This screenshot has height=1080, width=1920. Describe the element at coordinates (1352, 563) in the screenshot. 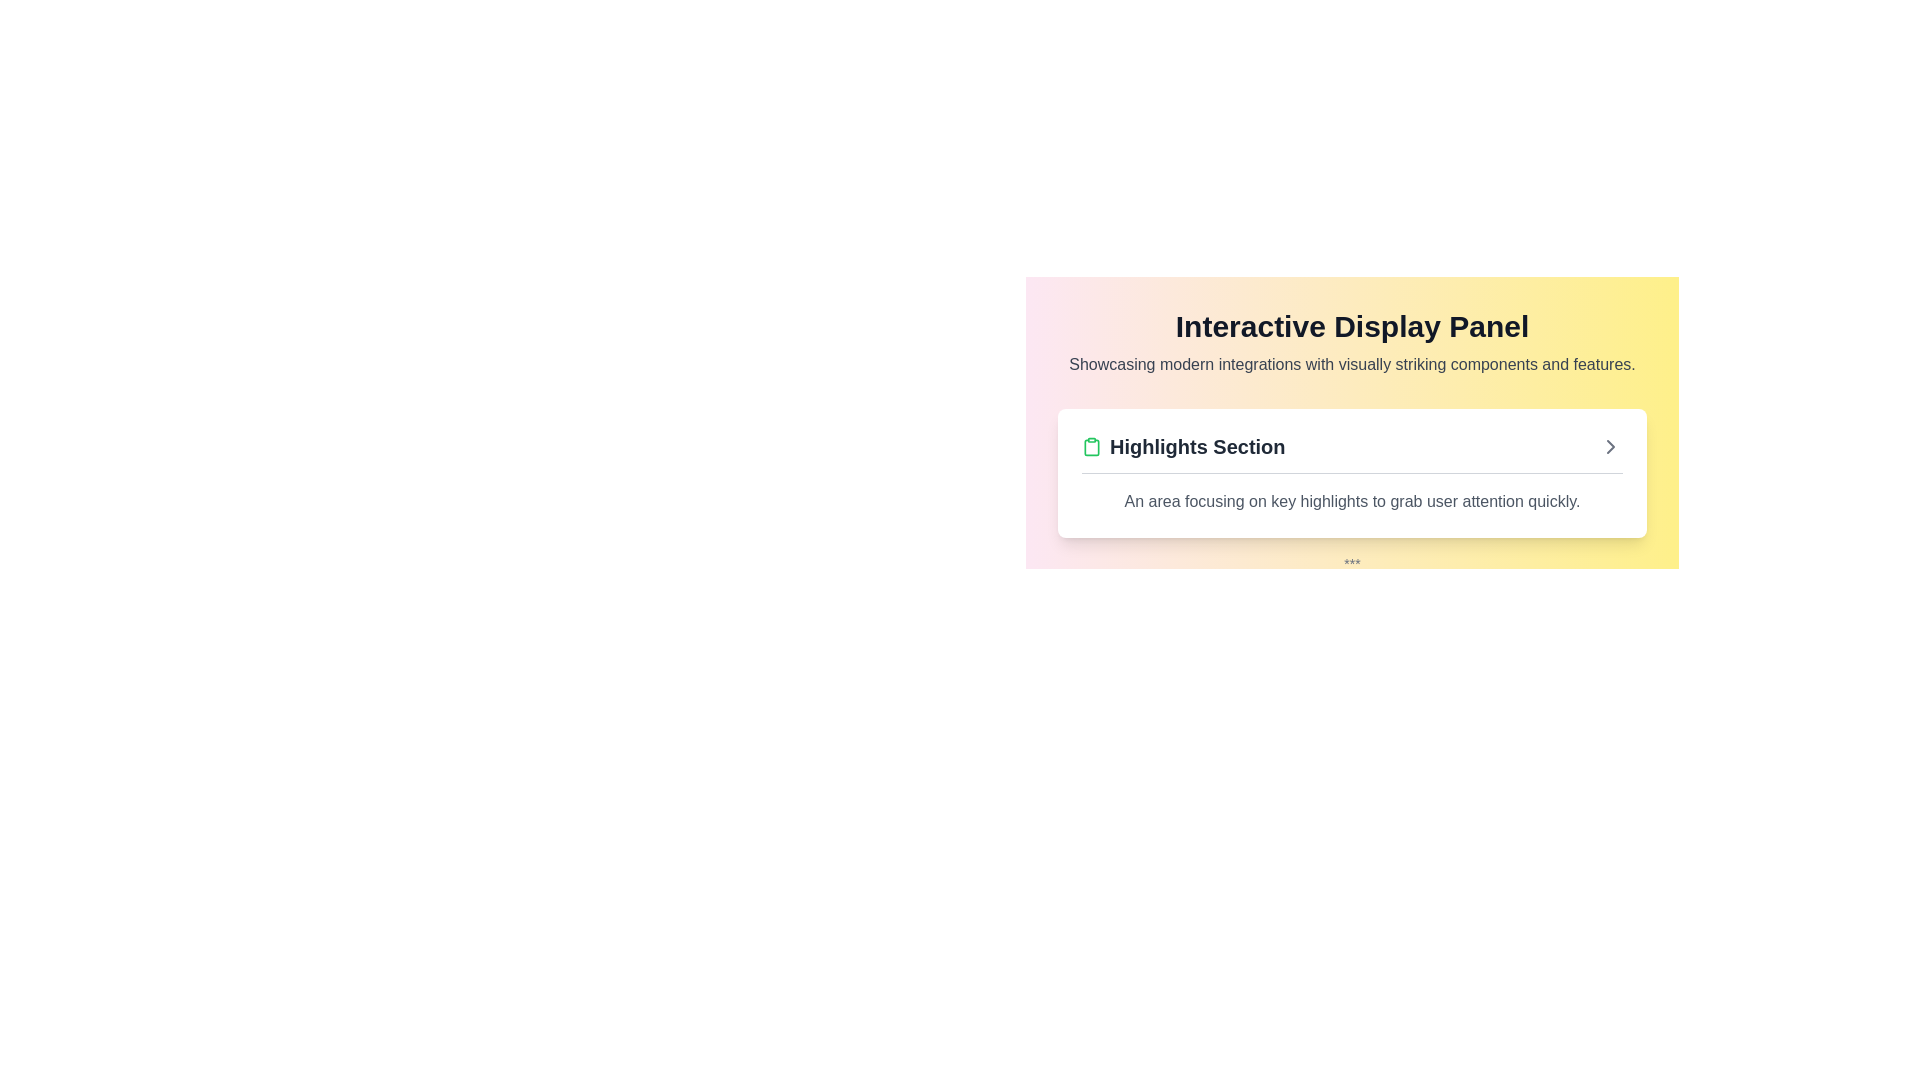

I see `the Small Text Label, which is a centrally-aligned small text component styled with gray color, located below the 'Highlights Section' content` at that location.